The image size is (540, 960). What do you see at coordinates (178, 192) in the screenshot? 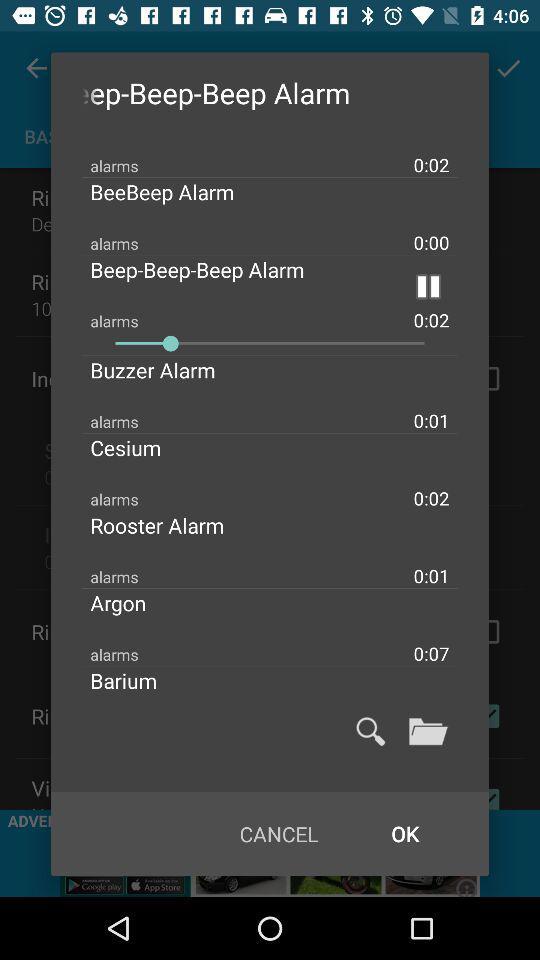
I see `beebeep alarm` at bounding box center [178, 192].